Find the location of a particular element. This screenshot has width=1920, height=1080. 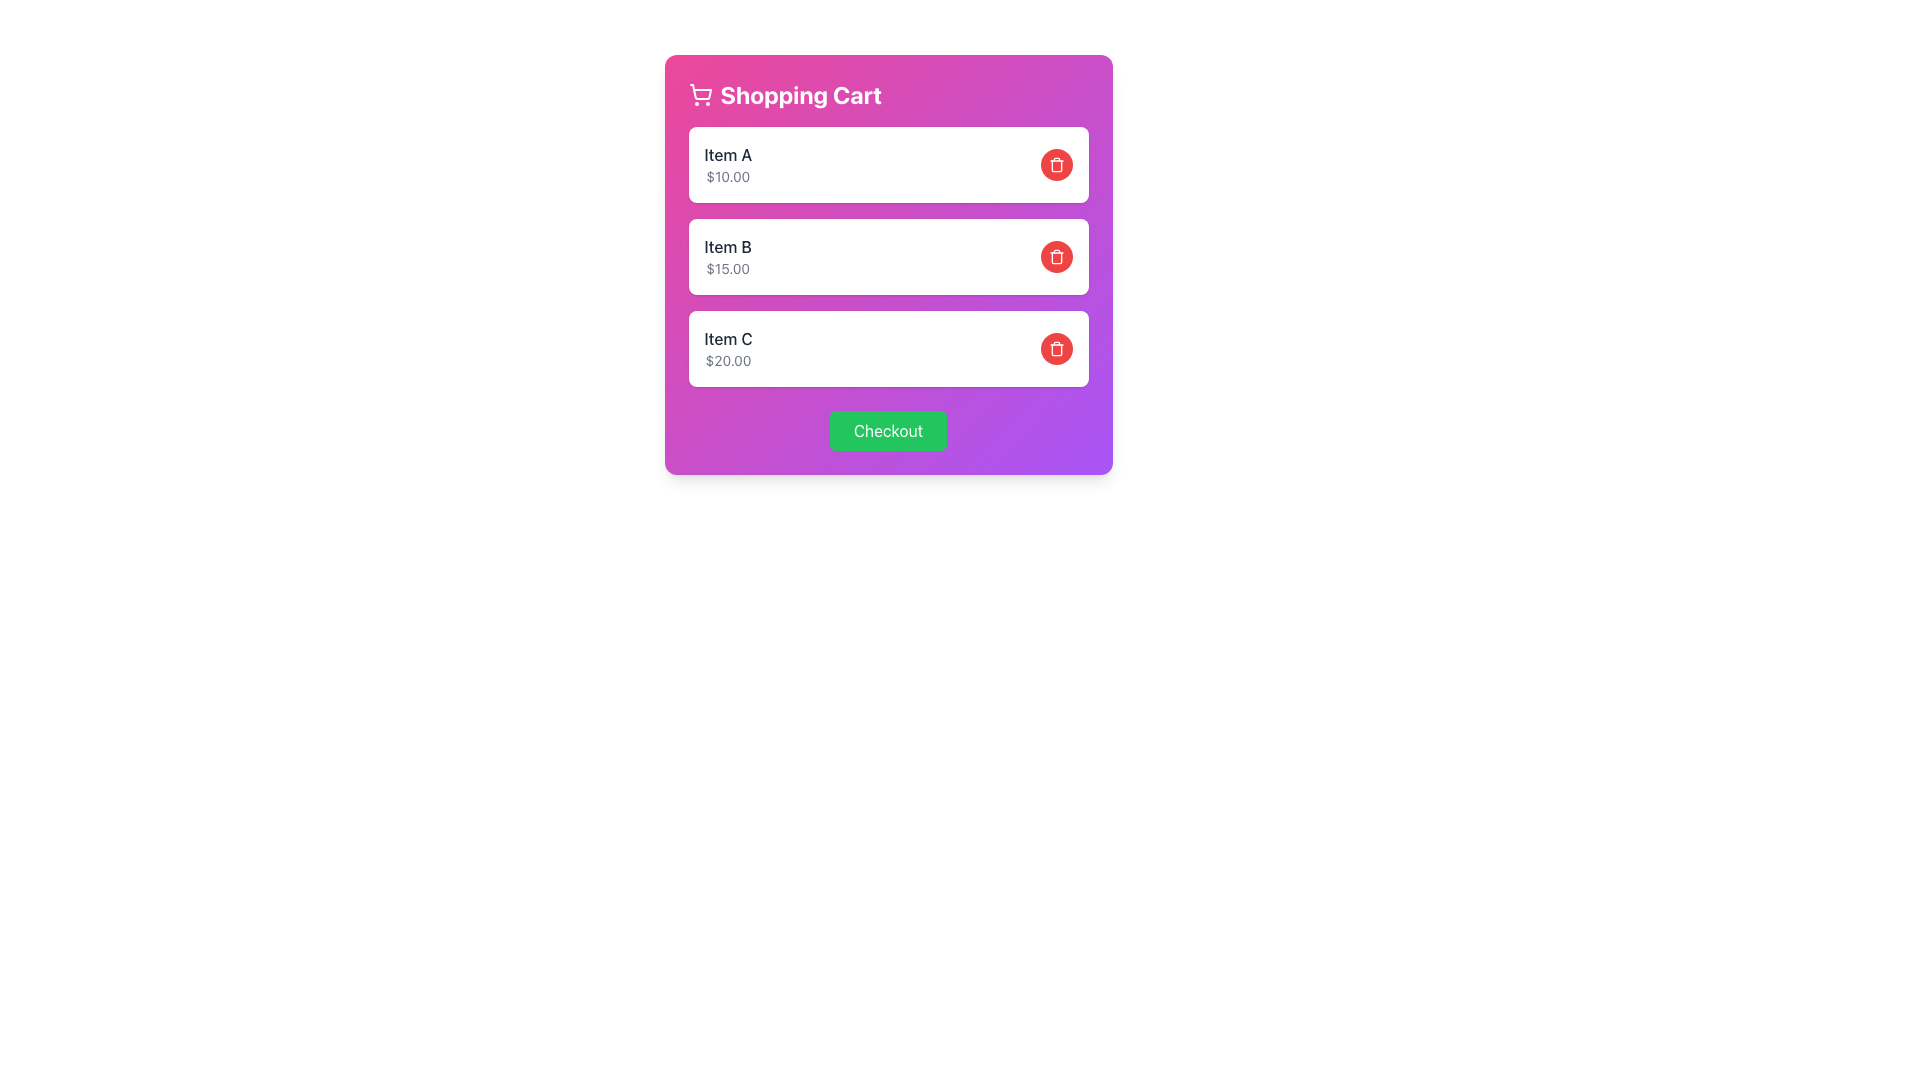

the visually distinct shopping cart icon, which is rendered in a minimalistic outline style and located to the left of the 'Shopping Cart' title text is located at coordinates (700, 95).